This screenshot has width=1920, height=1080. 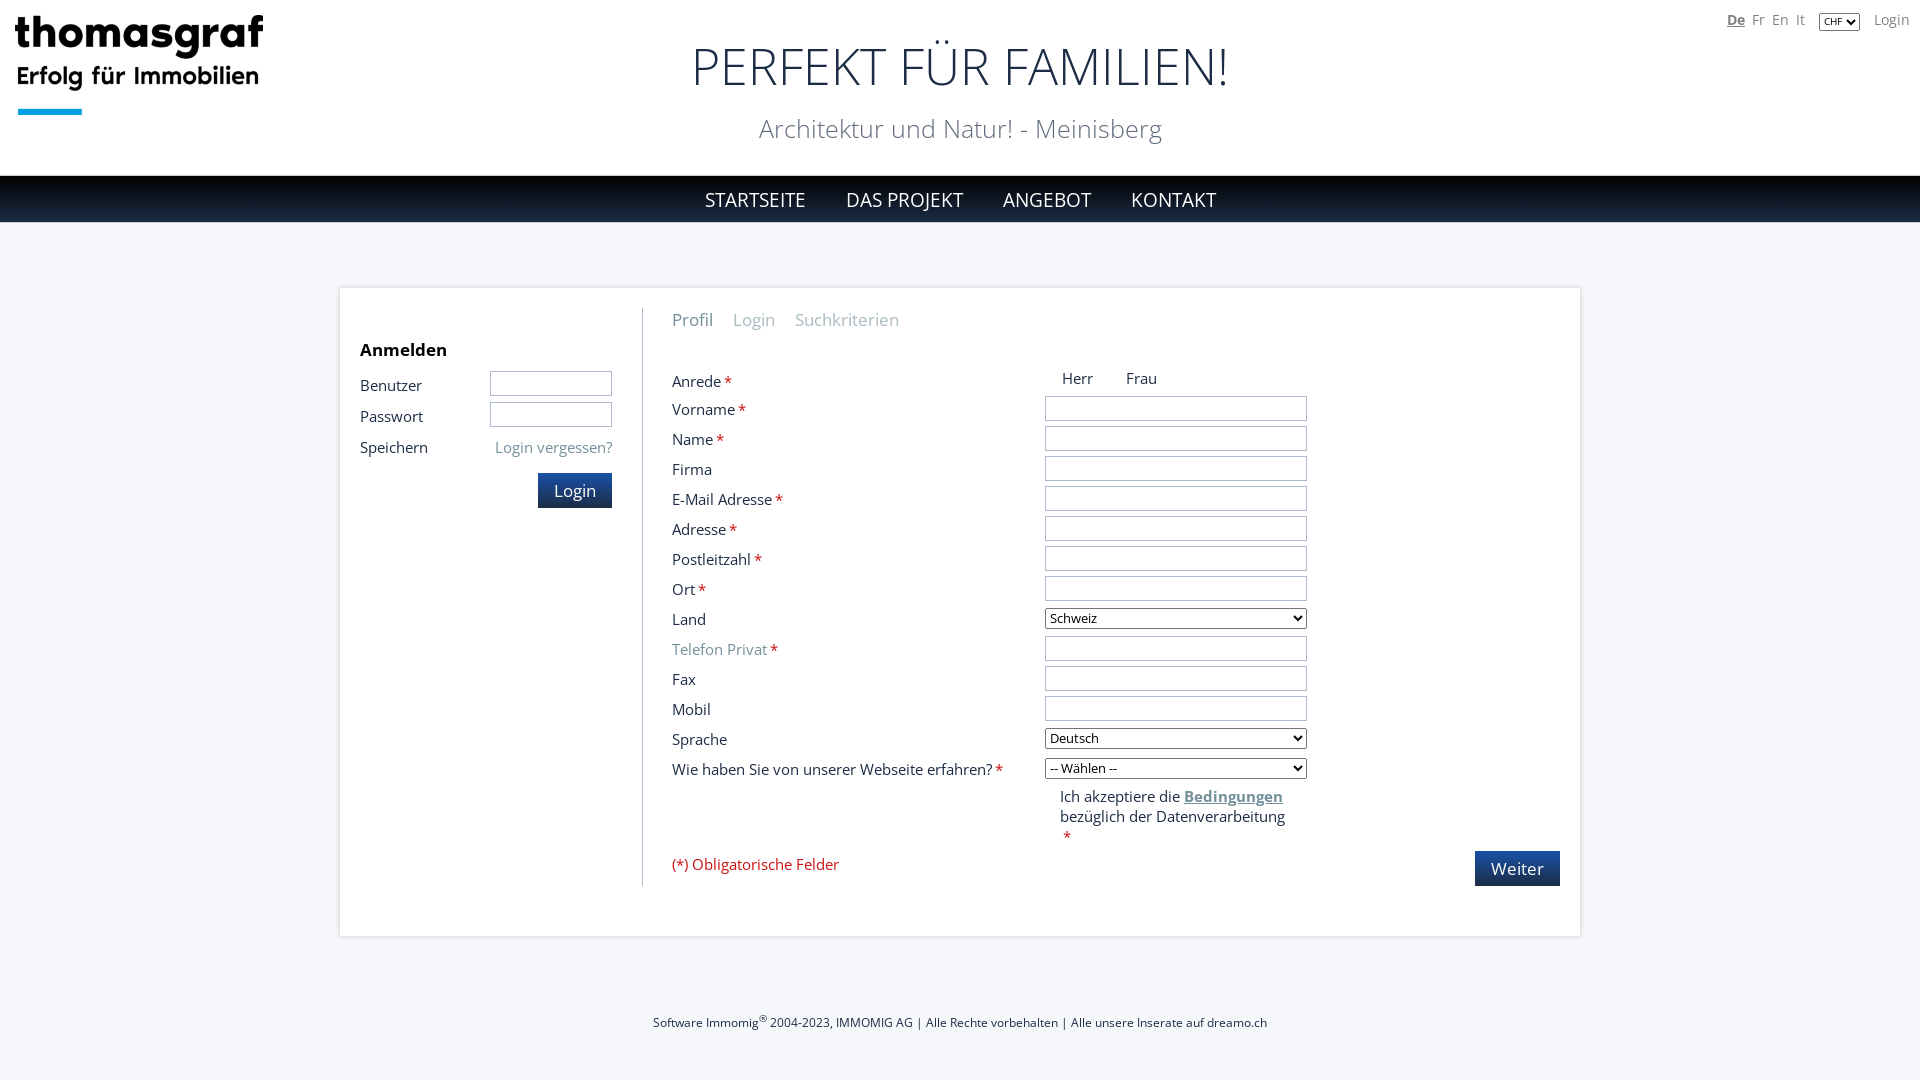 What do you see at coordinates (1045, 199) in the screenshot?
I see `'ANGEBOT'` at bounding box center [1045, 199].